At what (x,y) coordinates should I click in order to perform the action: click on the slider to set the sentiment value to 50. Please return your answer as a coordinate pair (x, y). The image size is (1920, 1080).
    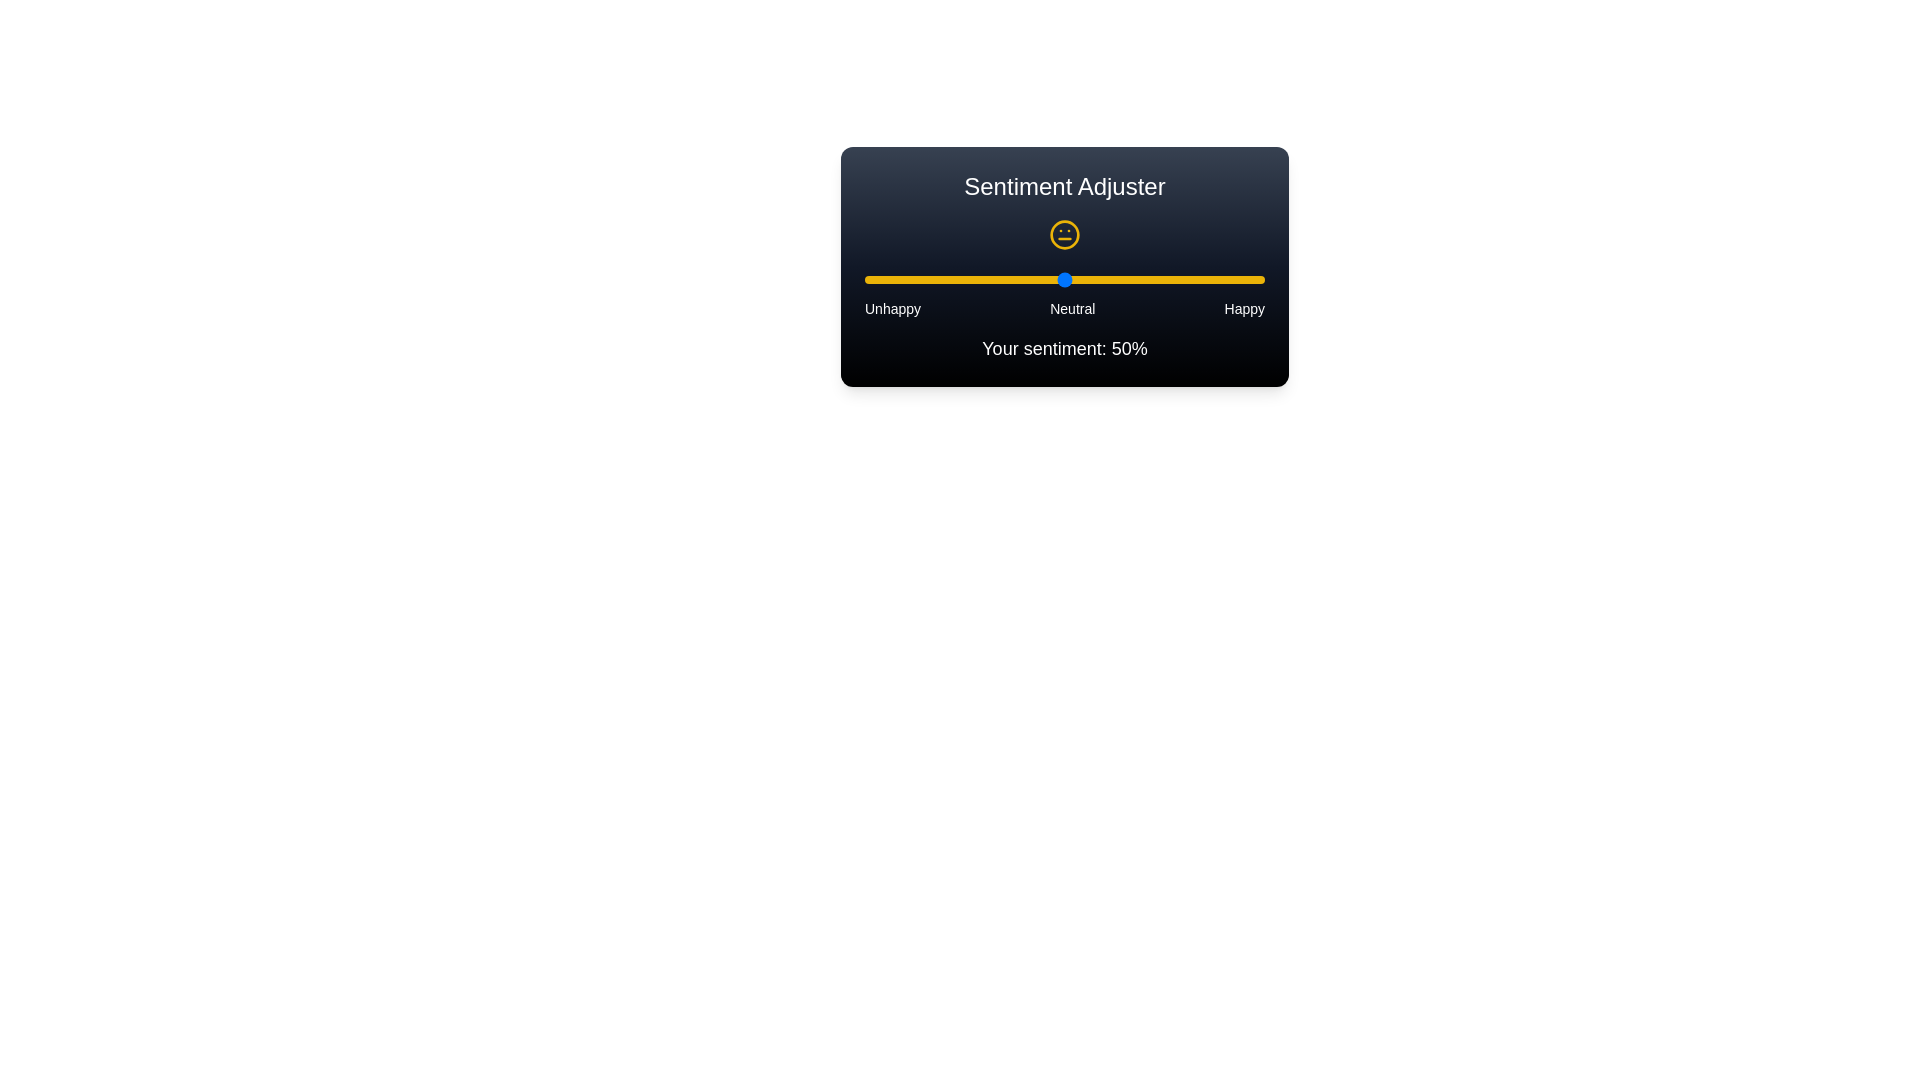
    Looking at the image, I should click on (1064, 280).